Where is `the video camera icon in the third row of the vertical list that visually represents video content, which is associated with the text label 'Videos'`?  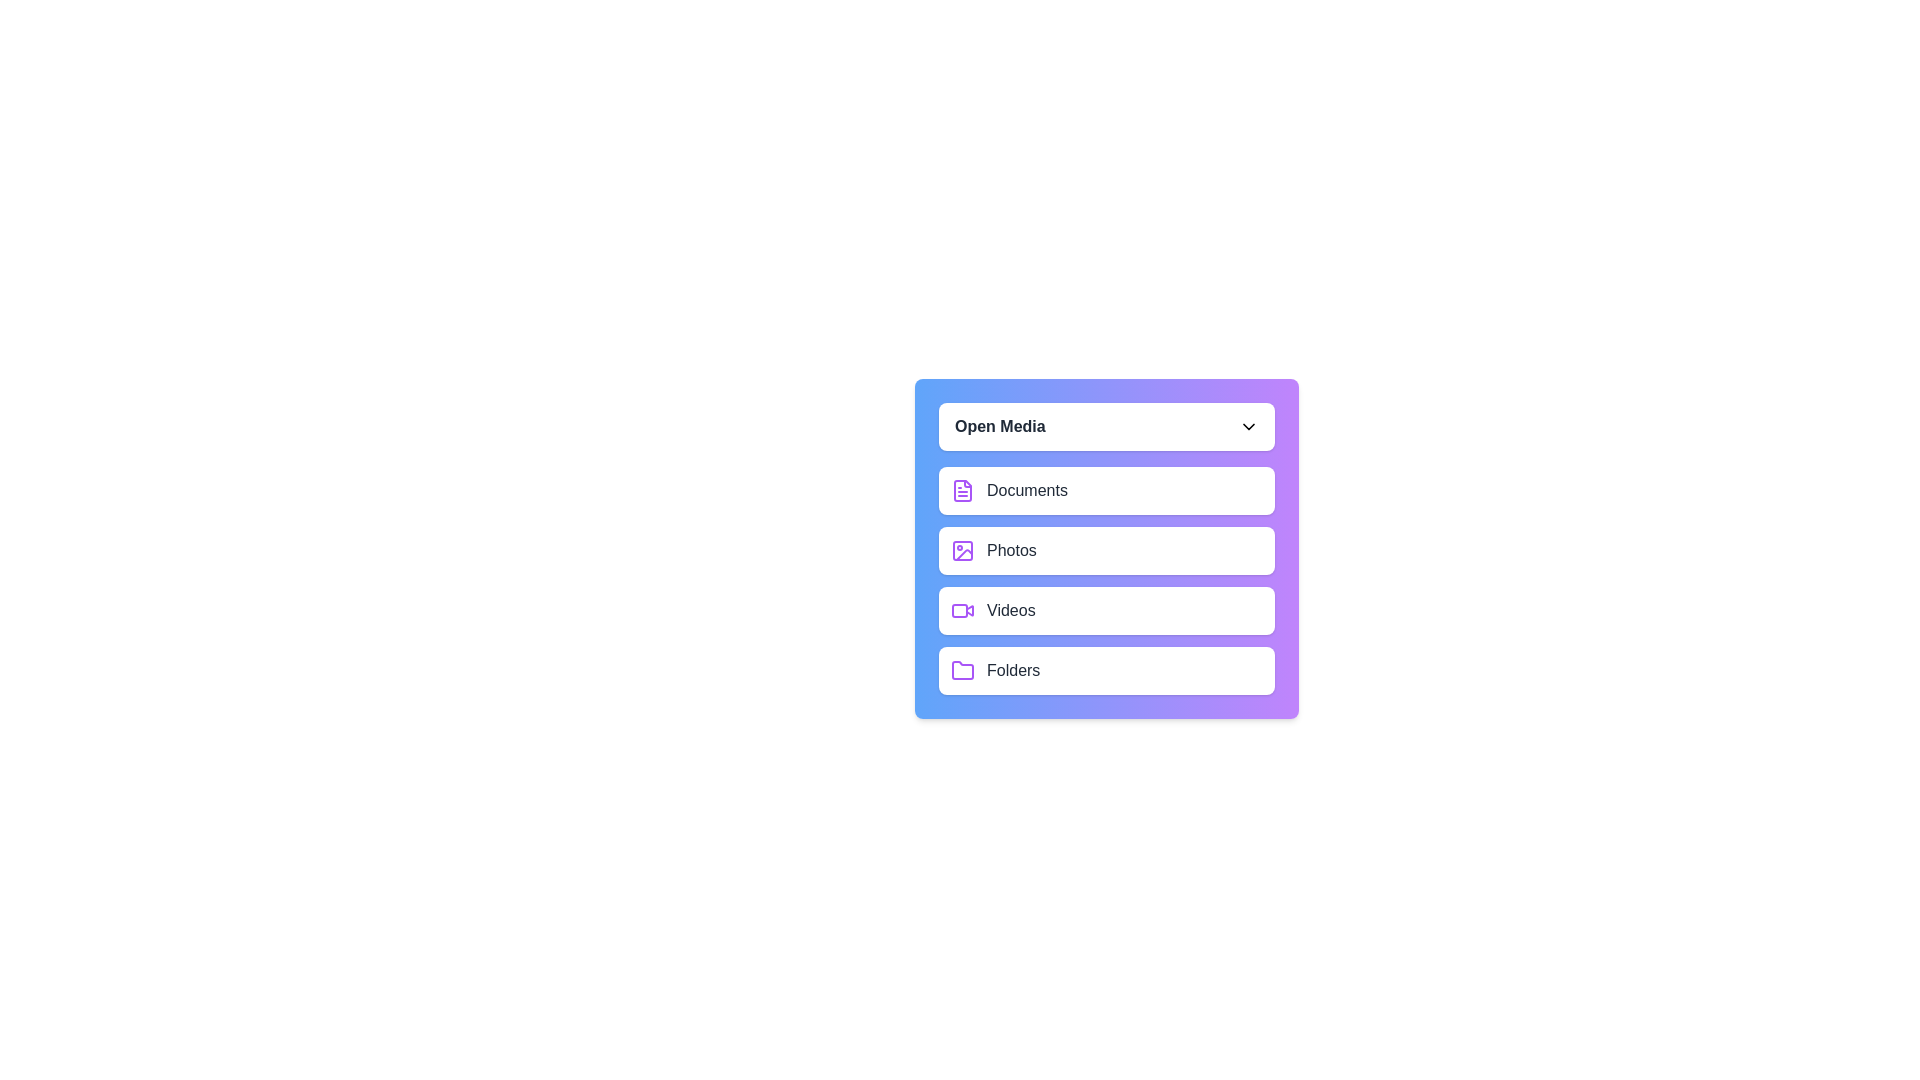 the video camera icon in the third row of the vertical list that visually represents video content, which is associated with the text label 'Videos' is located at coordinates (969, 608).